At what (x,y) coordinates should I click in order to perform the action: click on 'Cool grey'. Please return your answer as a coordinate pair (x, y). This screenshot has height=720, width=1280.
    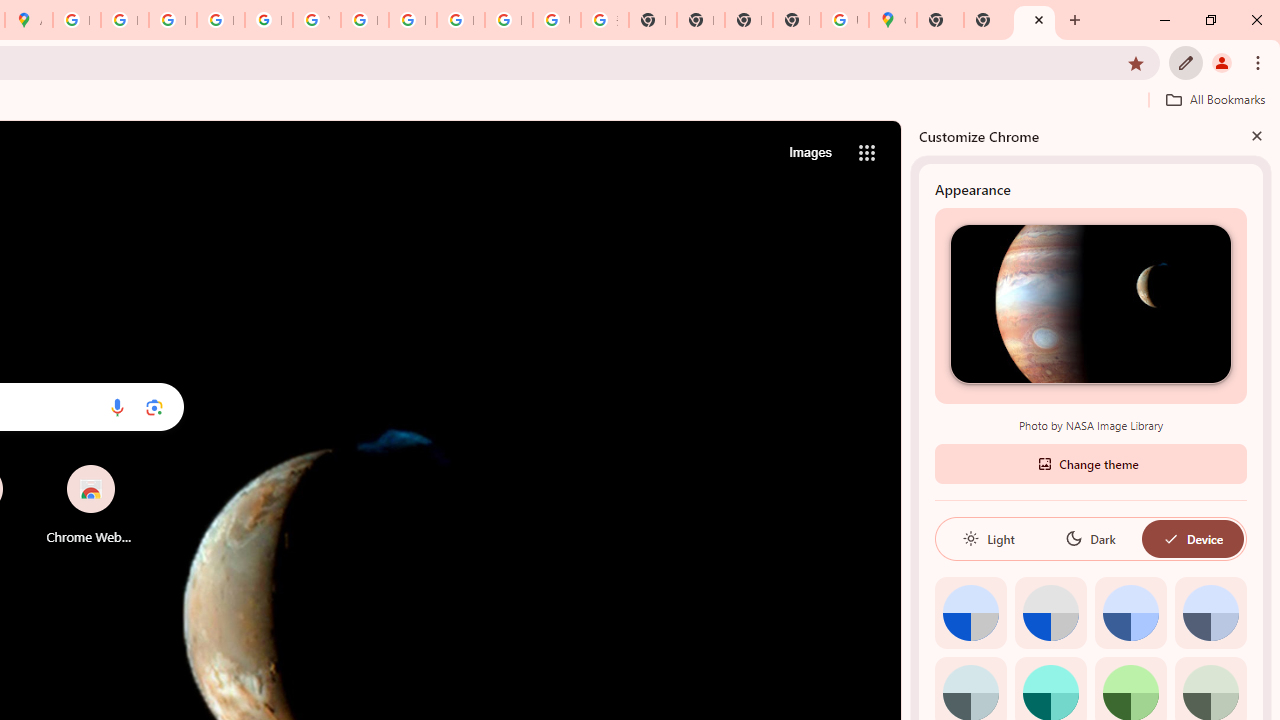
    Looking at the image, I should click on (1209, 611).